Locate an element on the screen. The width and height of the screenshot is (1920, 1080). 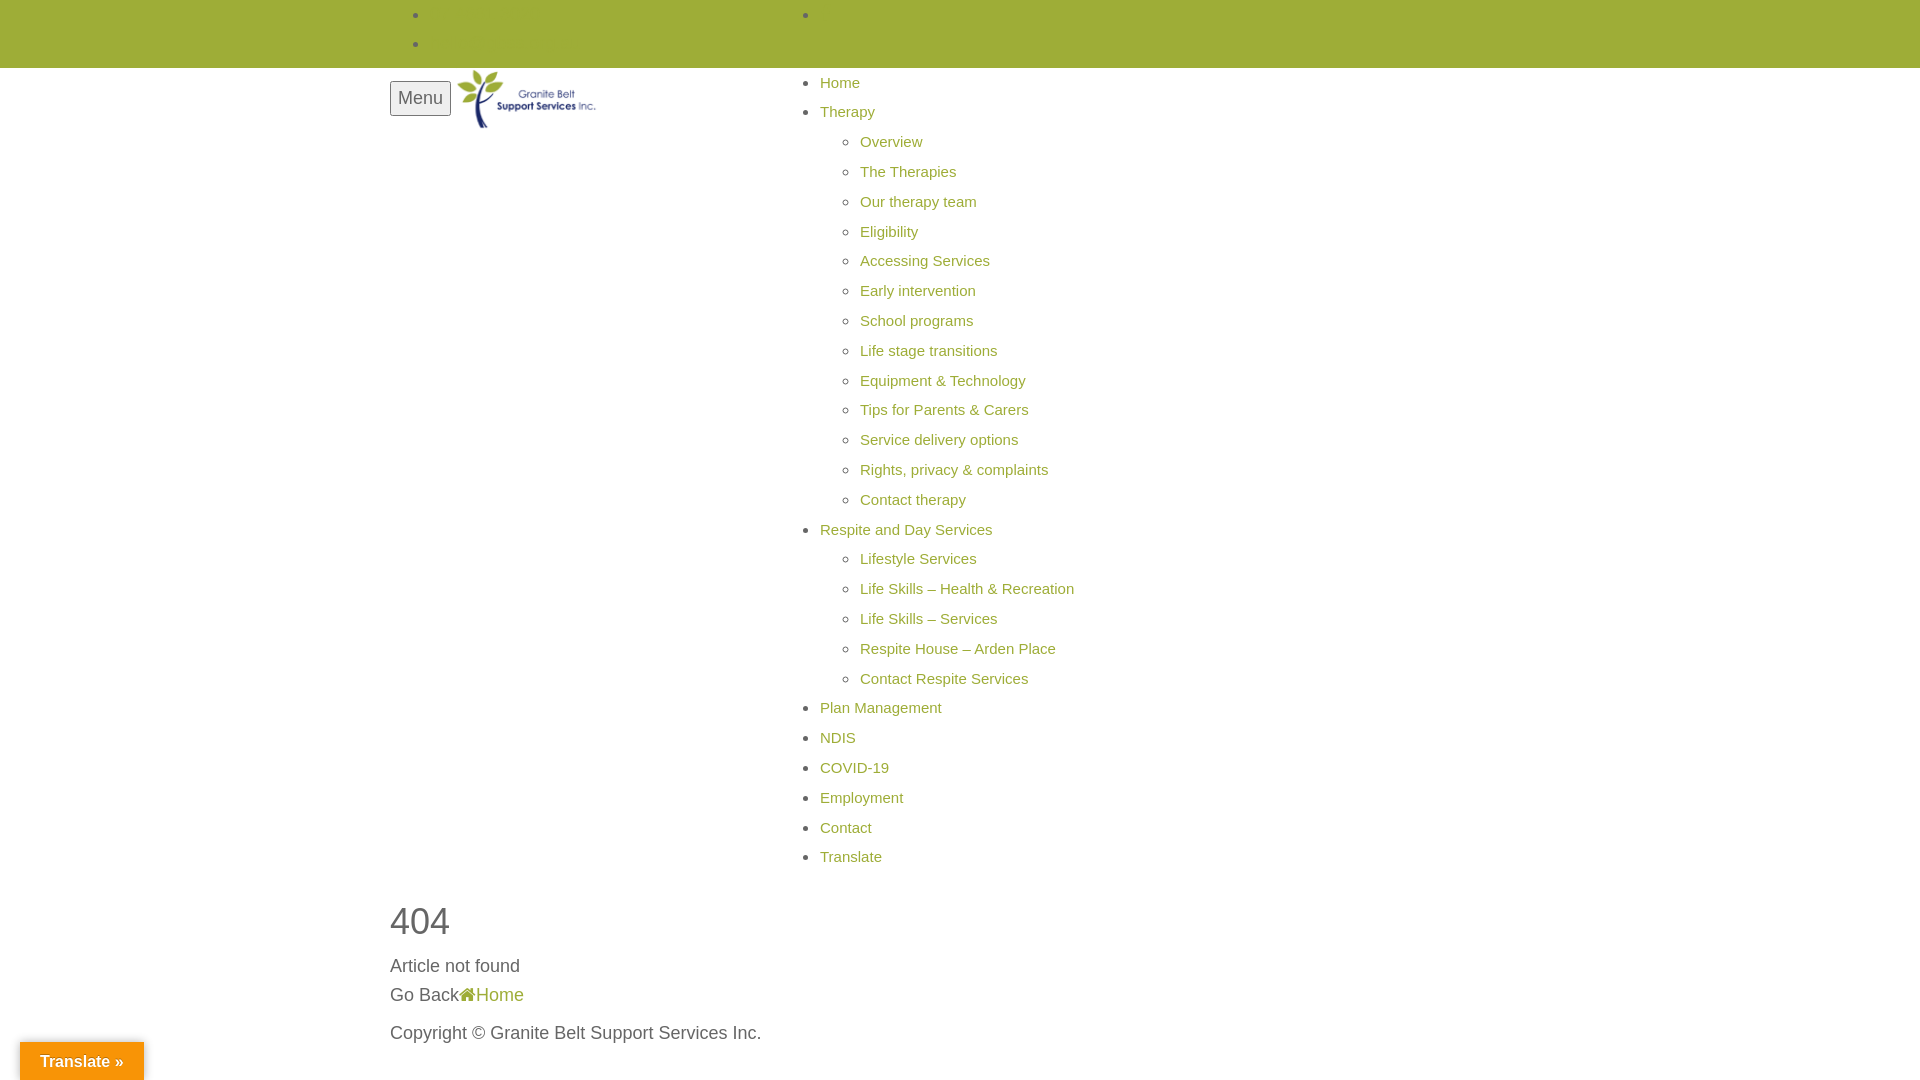
'Home' is located at coordinates (491, 994).